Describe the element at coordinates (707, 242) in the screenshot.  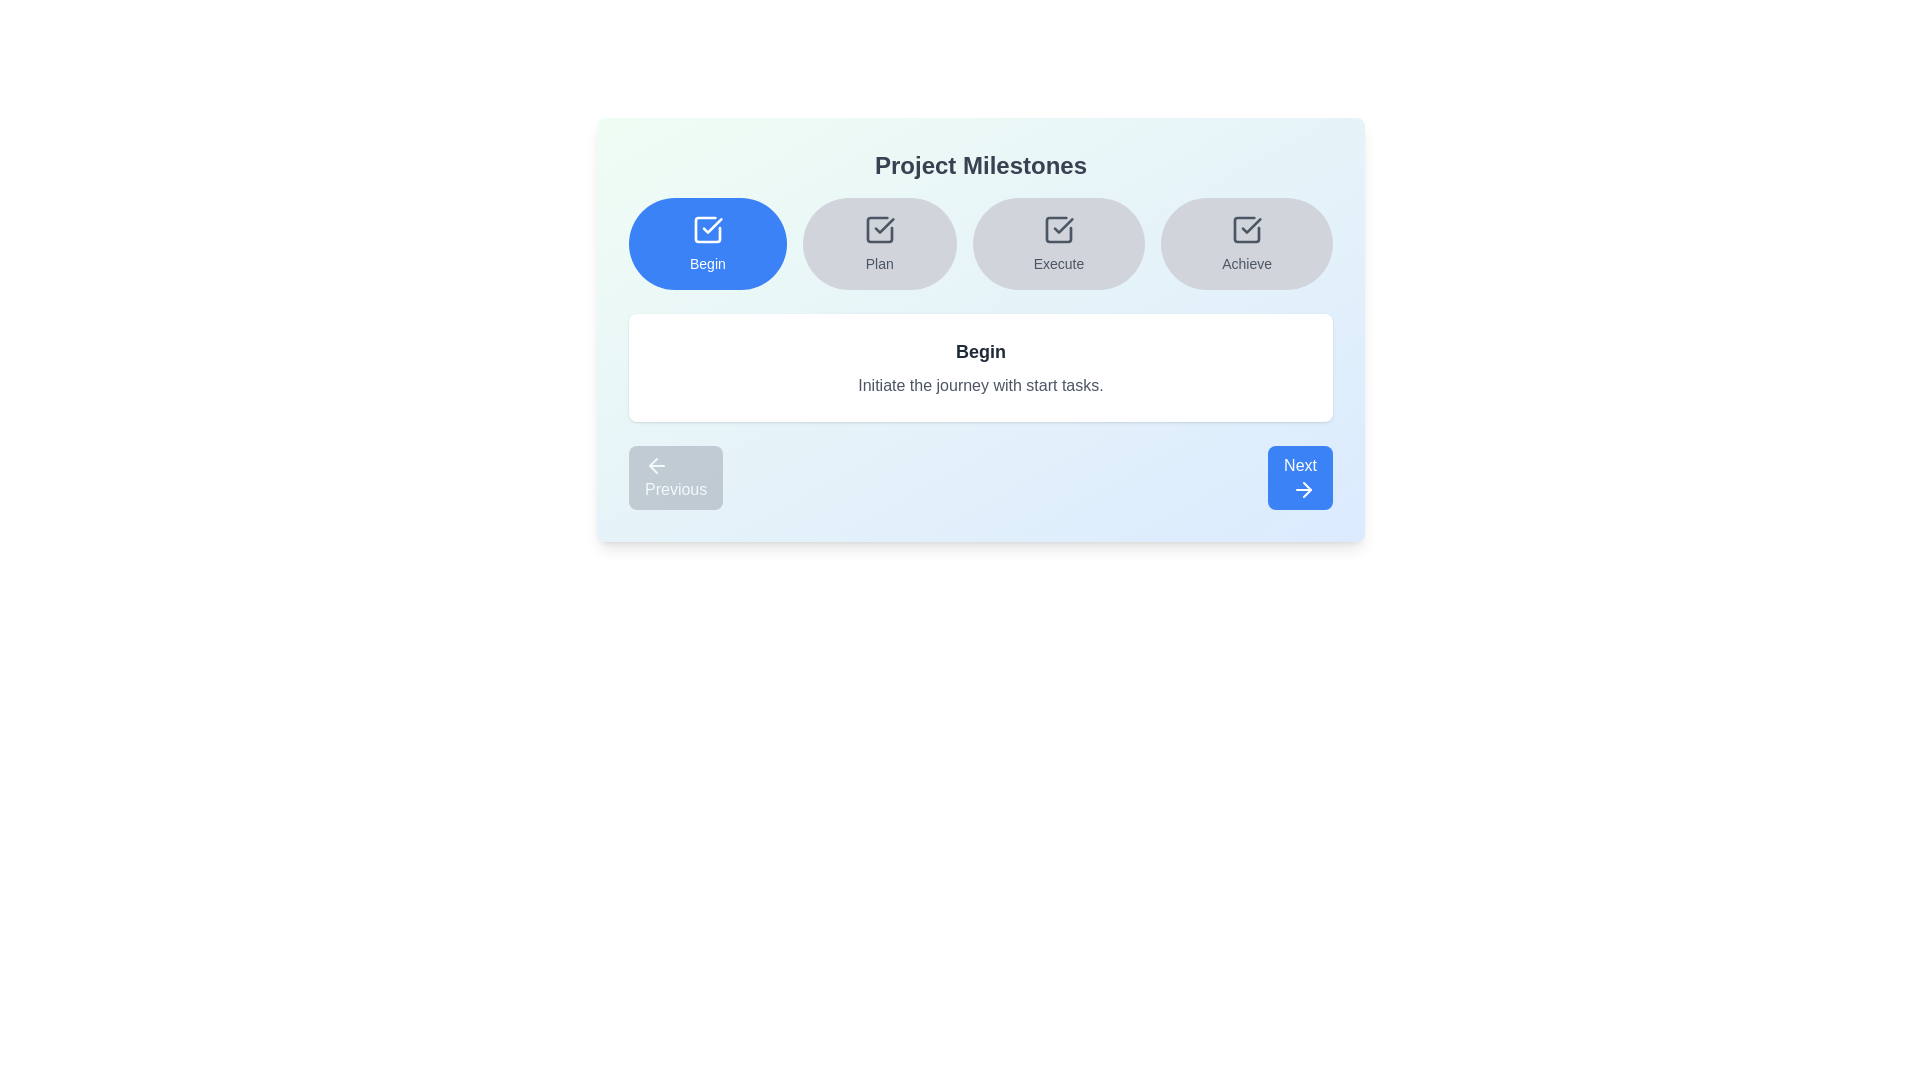
I see `the 'Begin' button located beneath the 'Project Milestones' heading` at that location.